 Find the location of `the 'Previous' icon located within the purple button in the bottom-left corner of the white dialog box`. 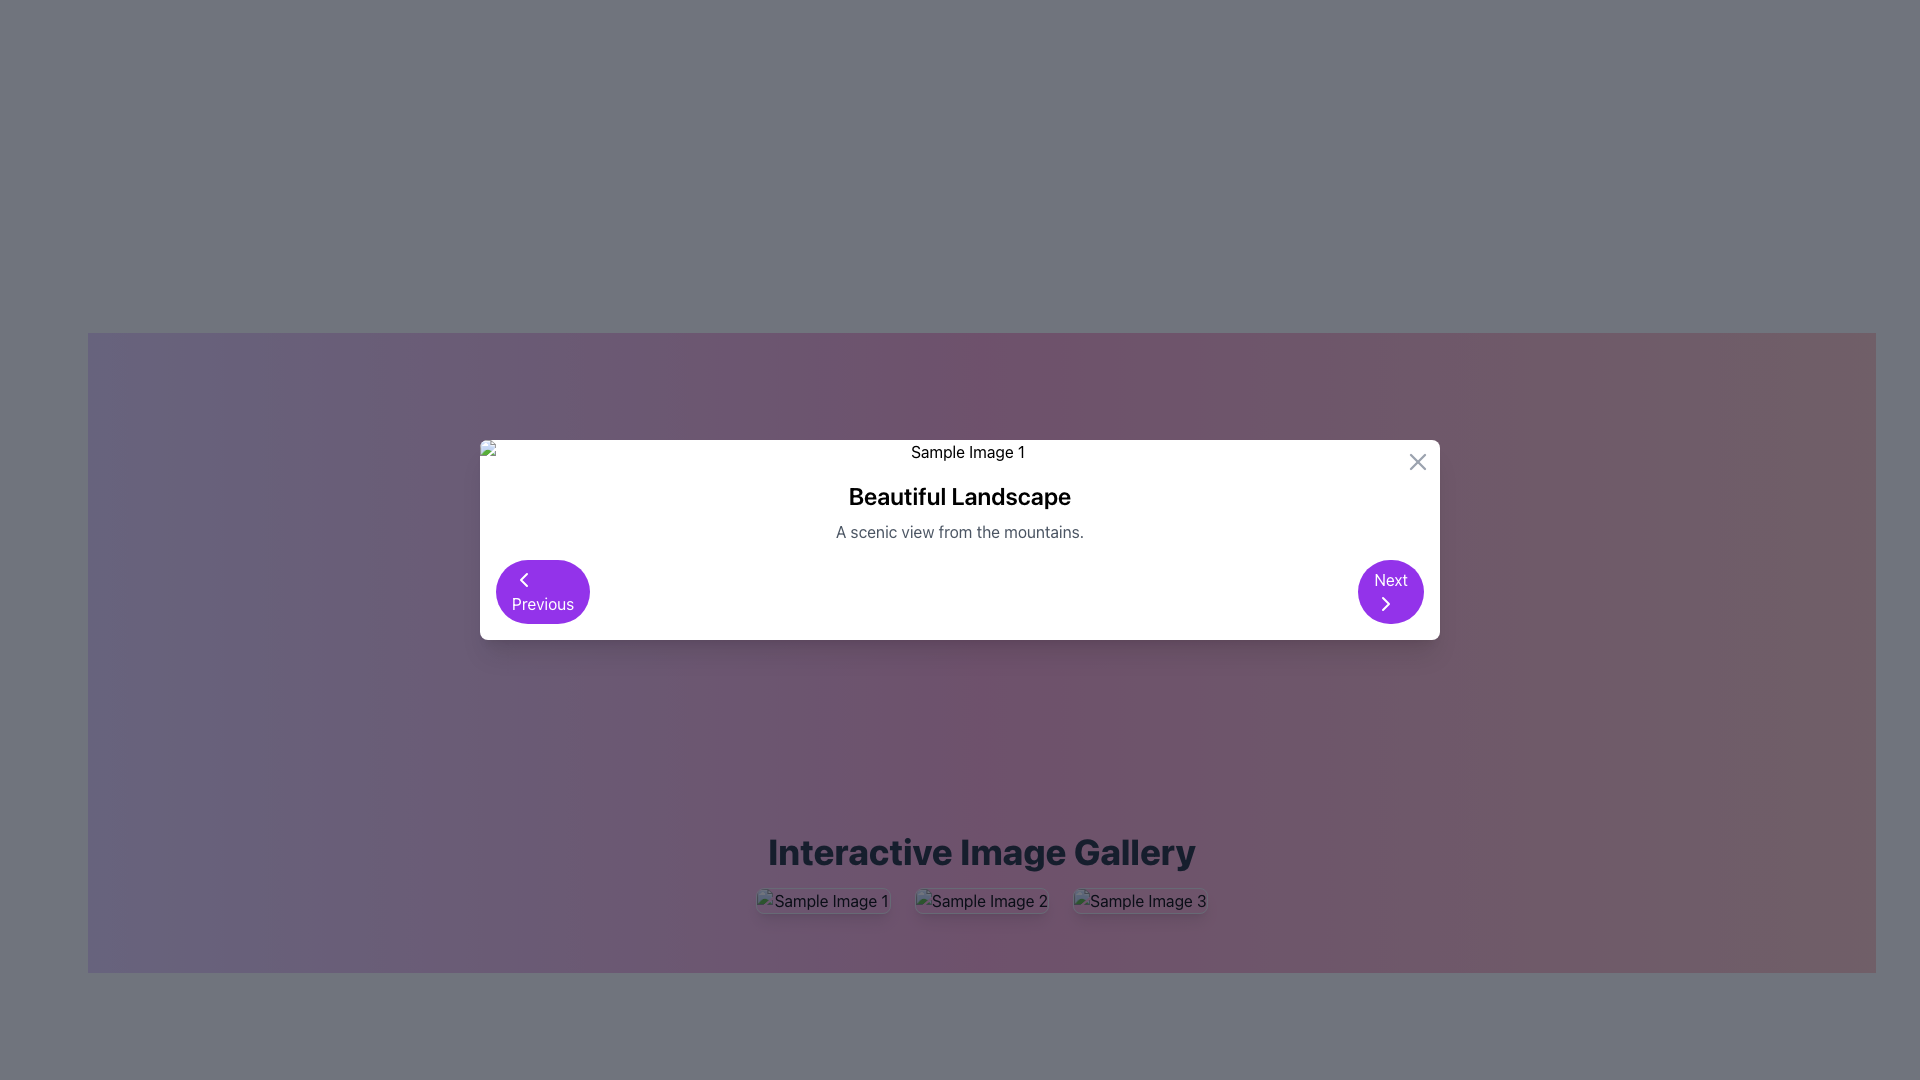

the 'Previous' icon located within the purple button in the bottom-left corner of the white dialog box is located at coordinates (523, 579).